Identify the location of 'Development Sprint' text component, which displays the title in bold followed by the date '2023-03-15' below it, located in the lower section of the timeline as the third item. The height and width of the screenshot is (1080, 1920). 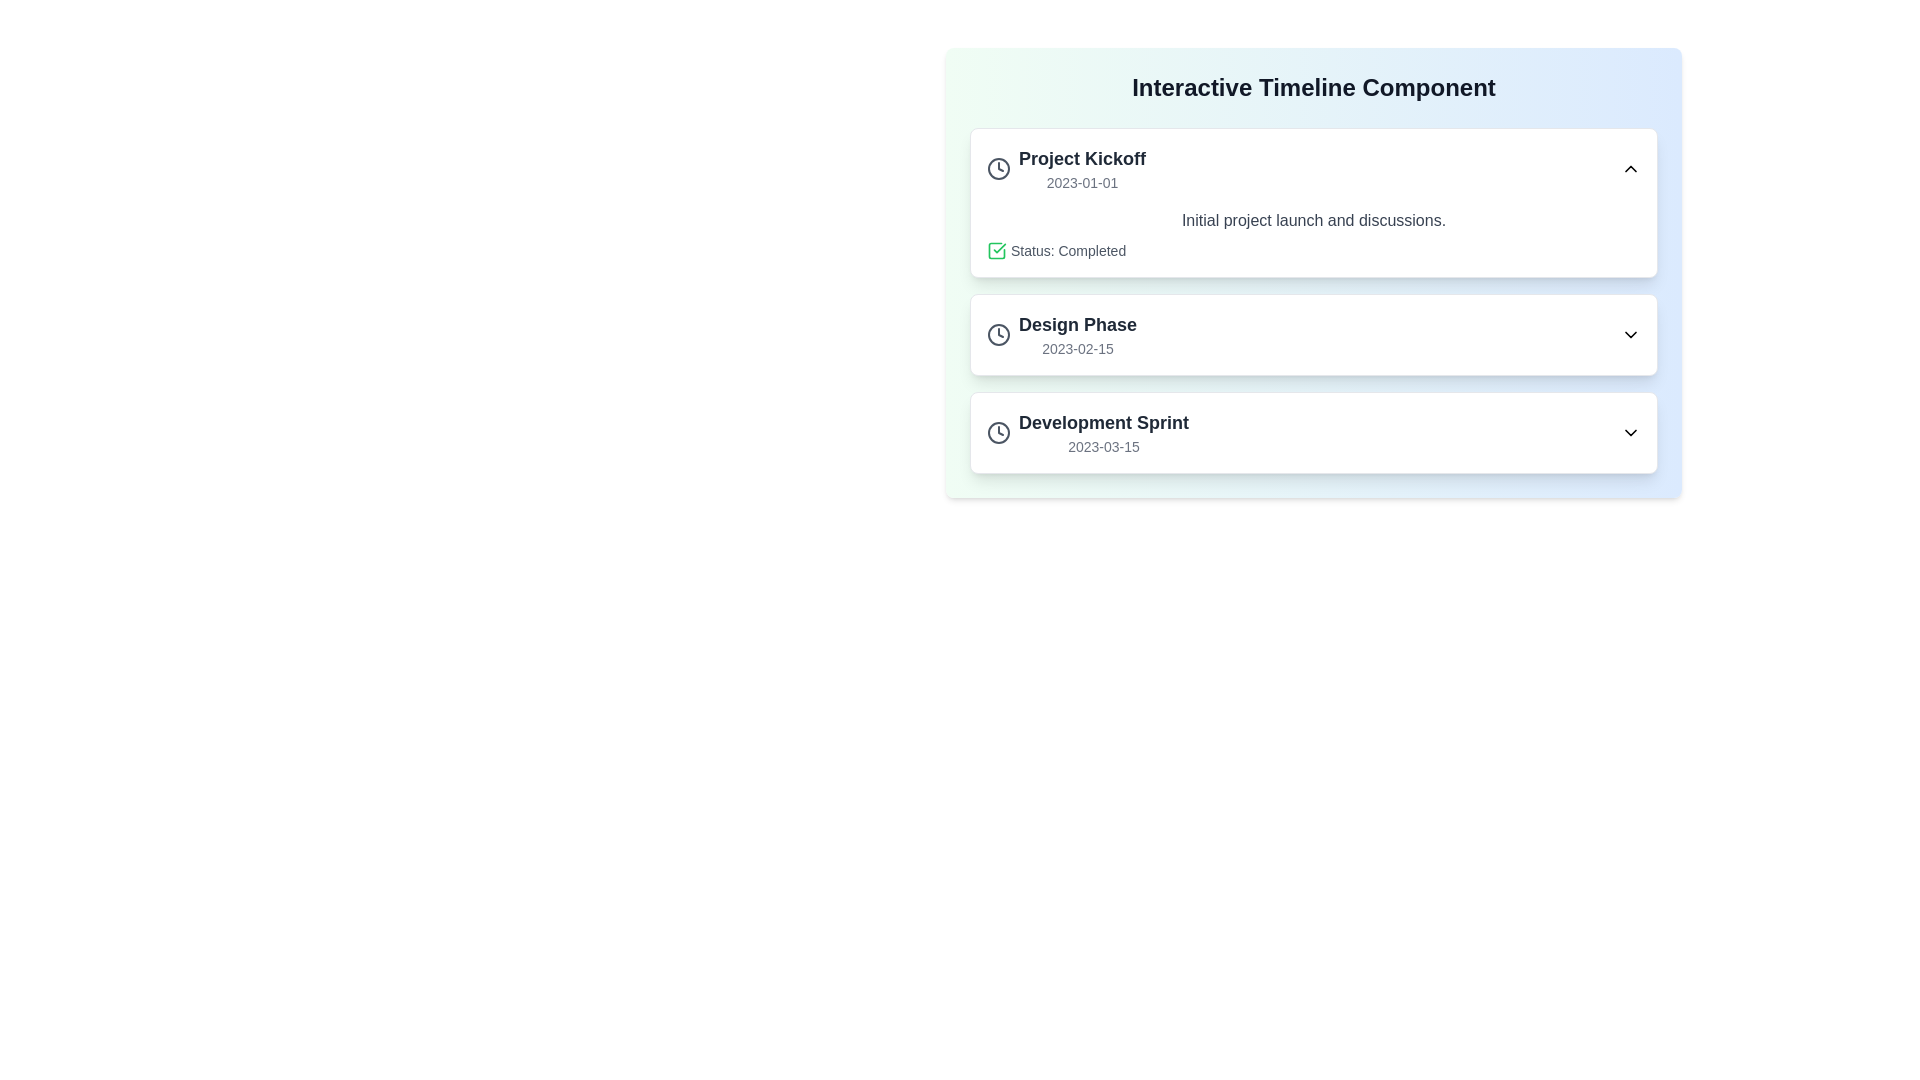
(1103, 431).